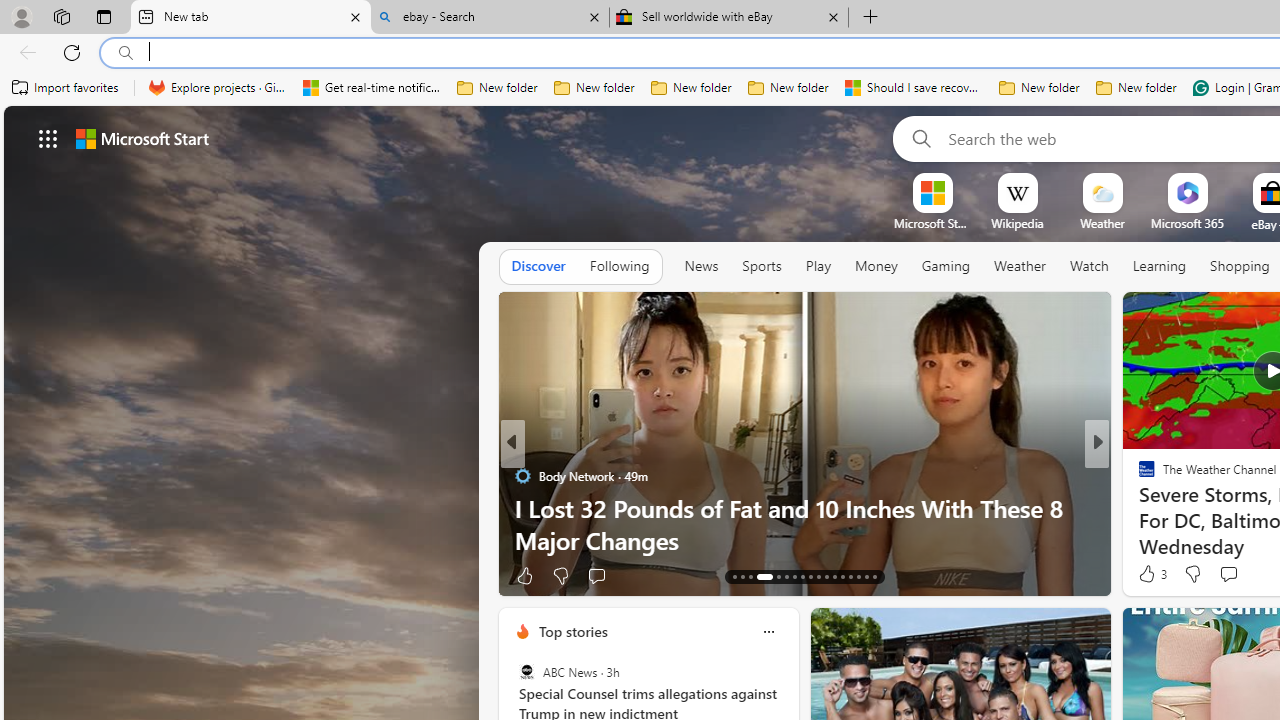 This screenshot has width=1280, height=720. I want to click on 'Discover', so click(538, 265).